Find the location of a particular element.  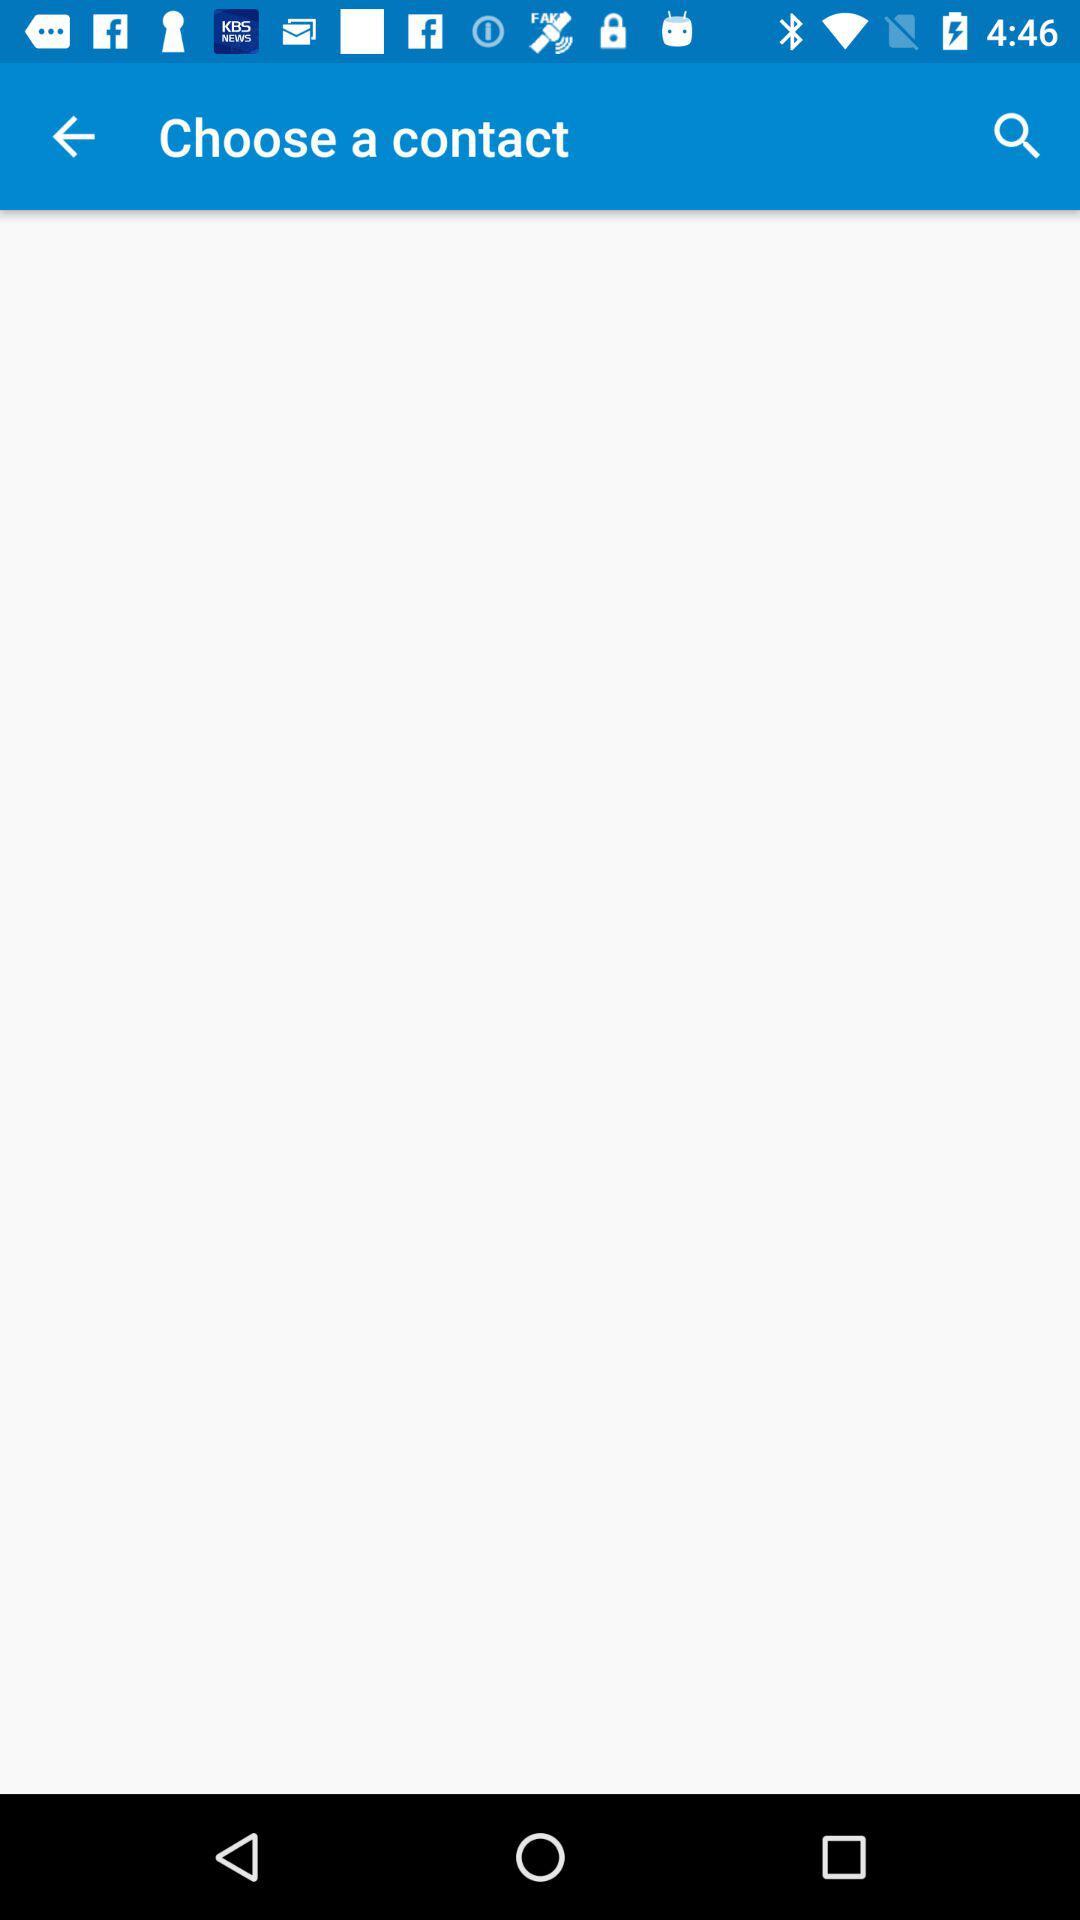

the icon to the right of the choose a contact item is located at coordinates (1017, 135).